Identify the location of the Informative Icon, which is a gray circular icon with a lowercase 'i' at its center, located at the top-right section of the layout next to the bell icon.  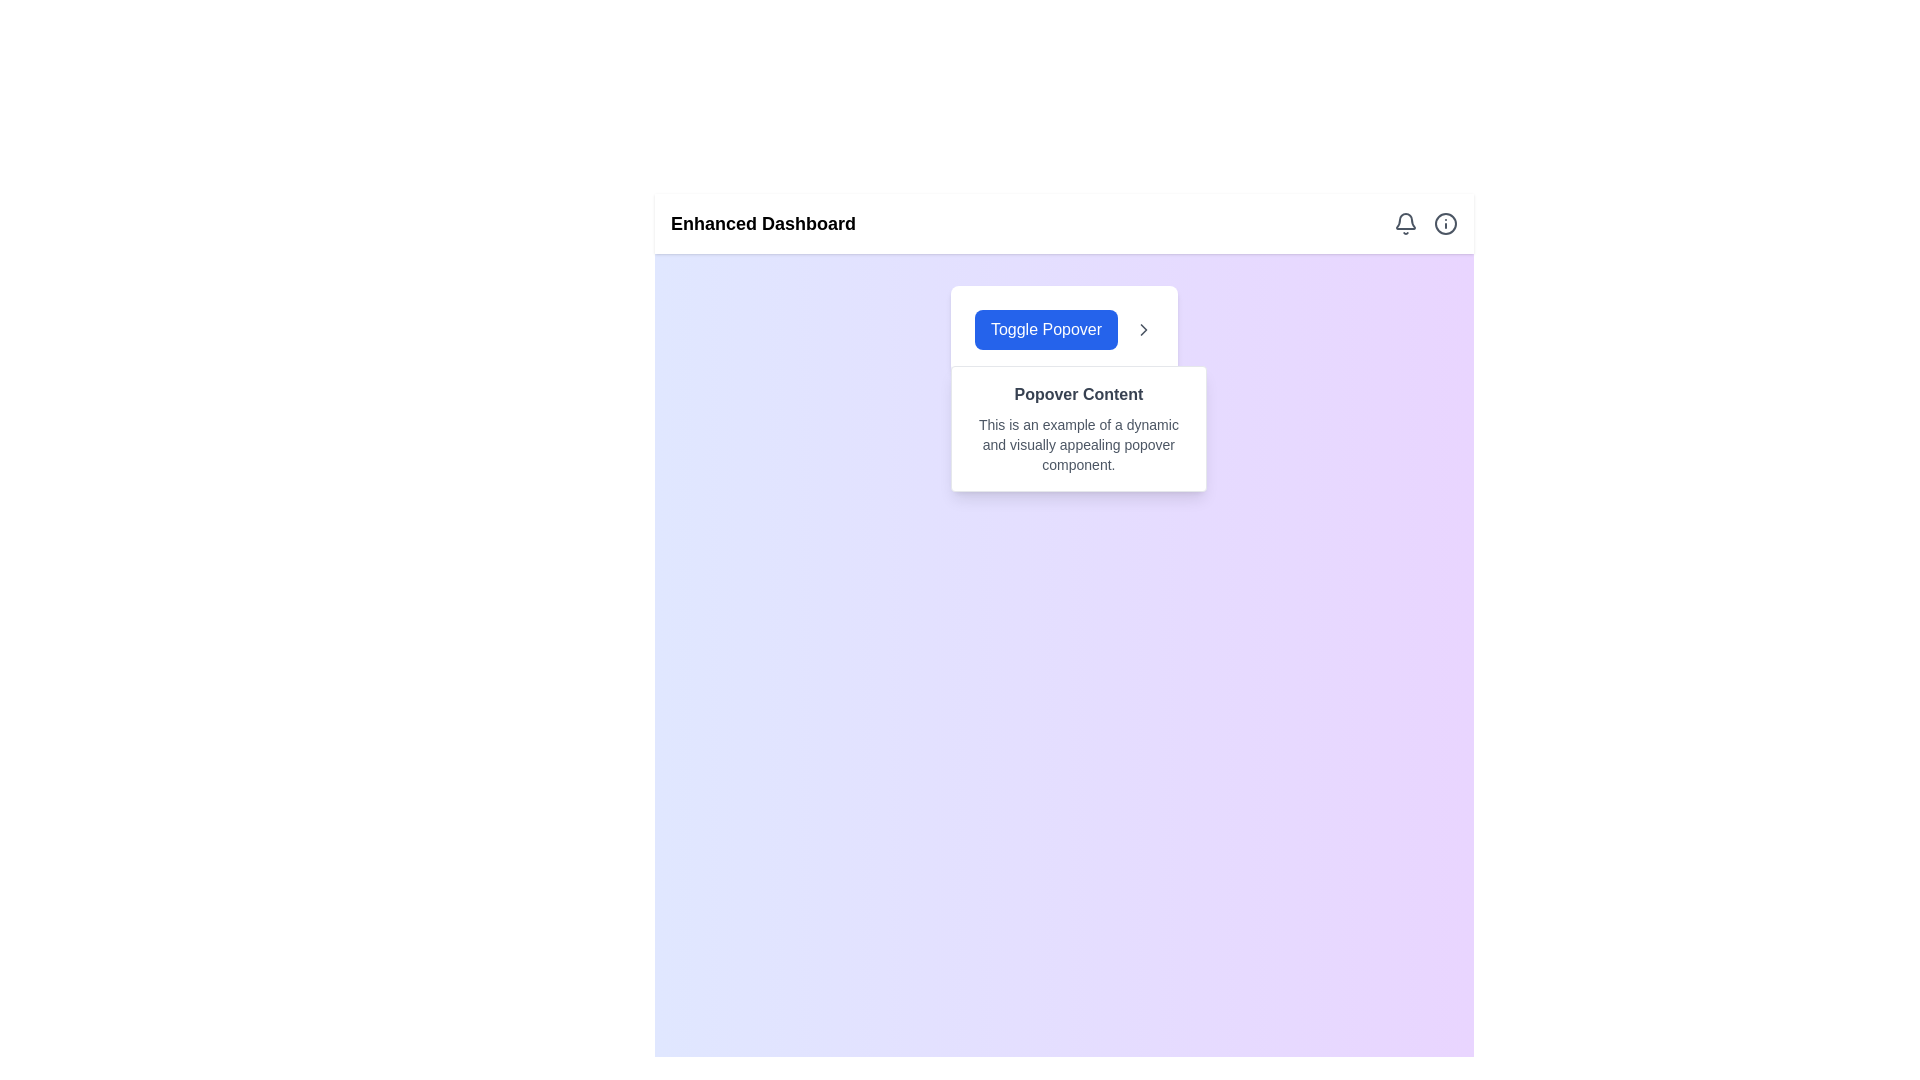
(1445, 223).